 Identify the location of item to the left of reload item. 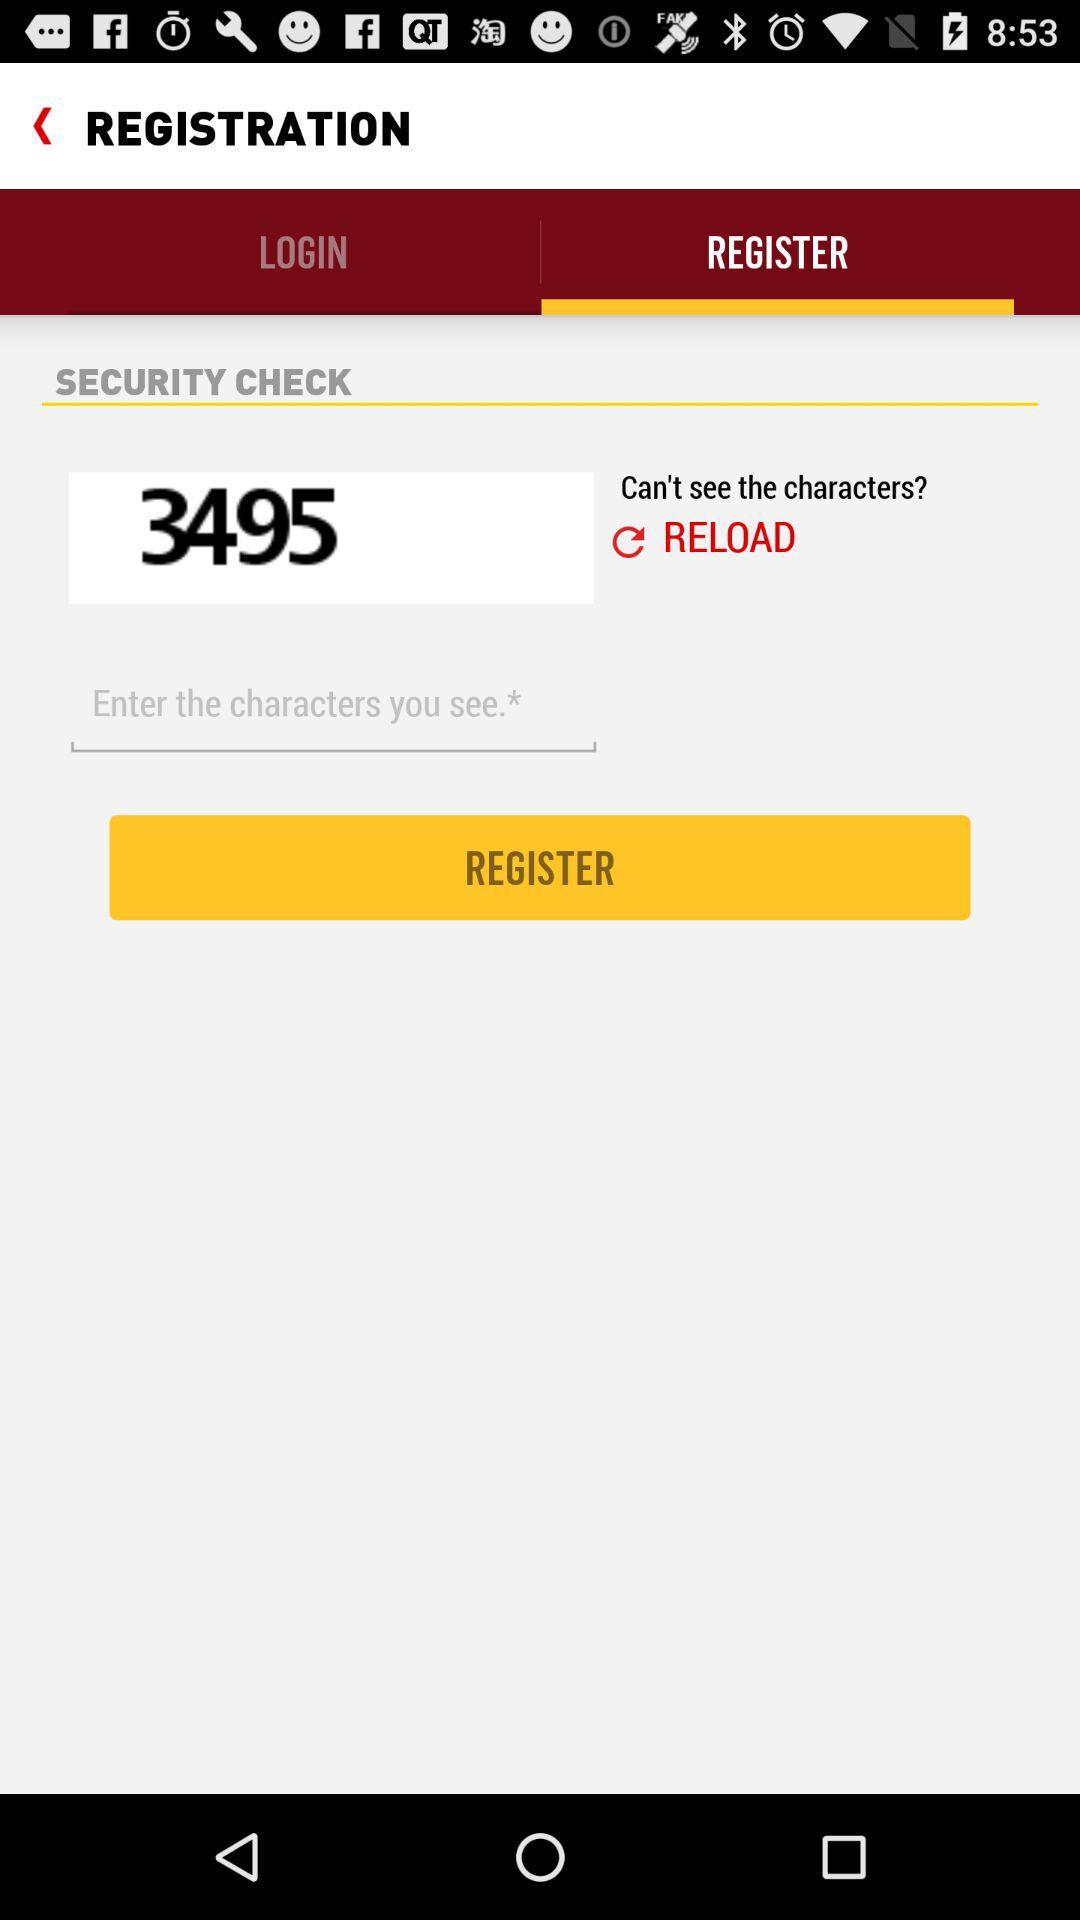
(627, 542).